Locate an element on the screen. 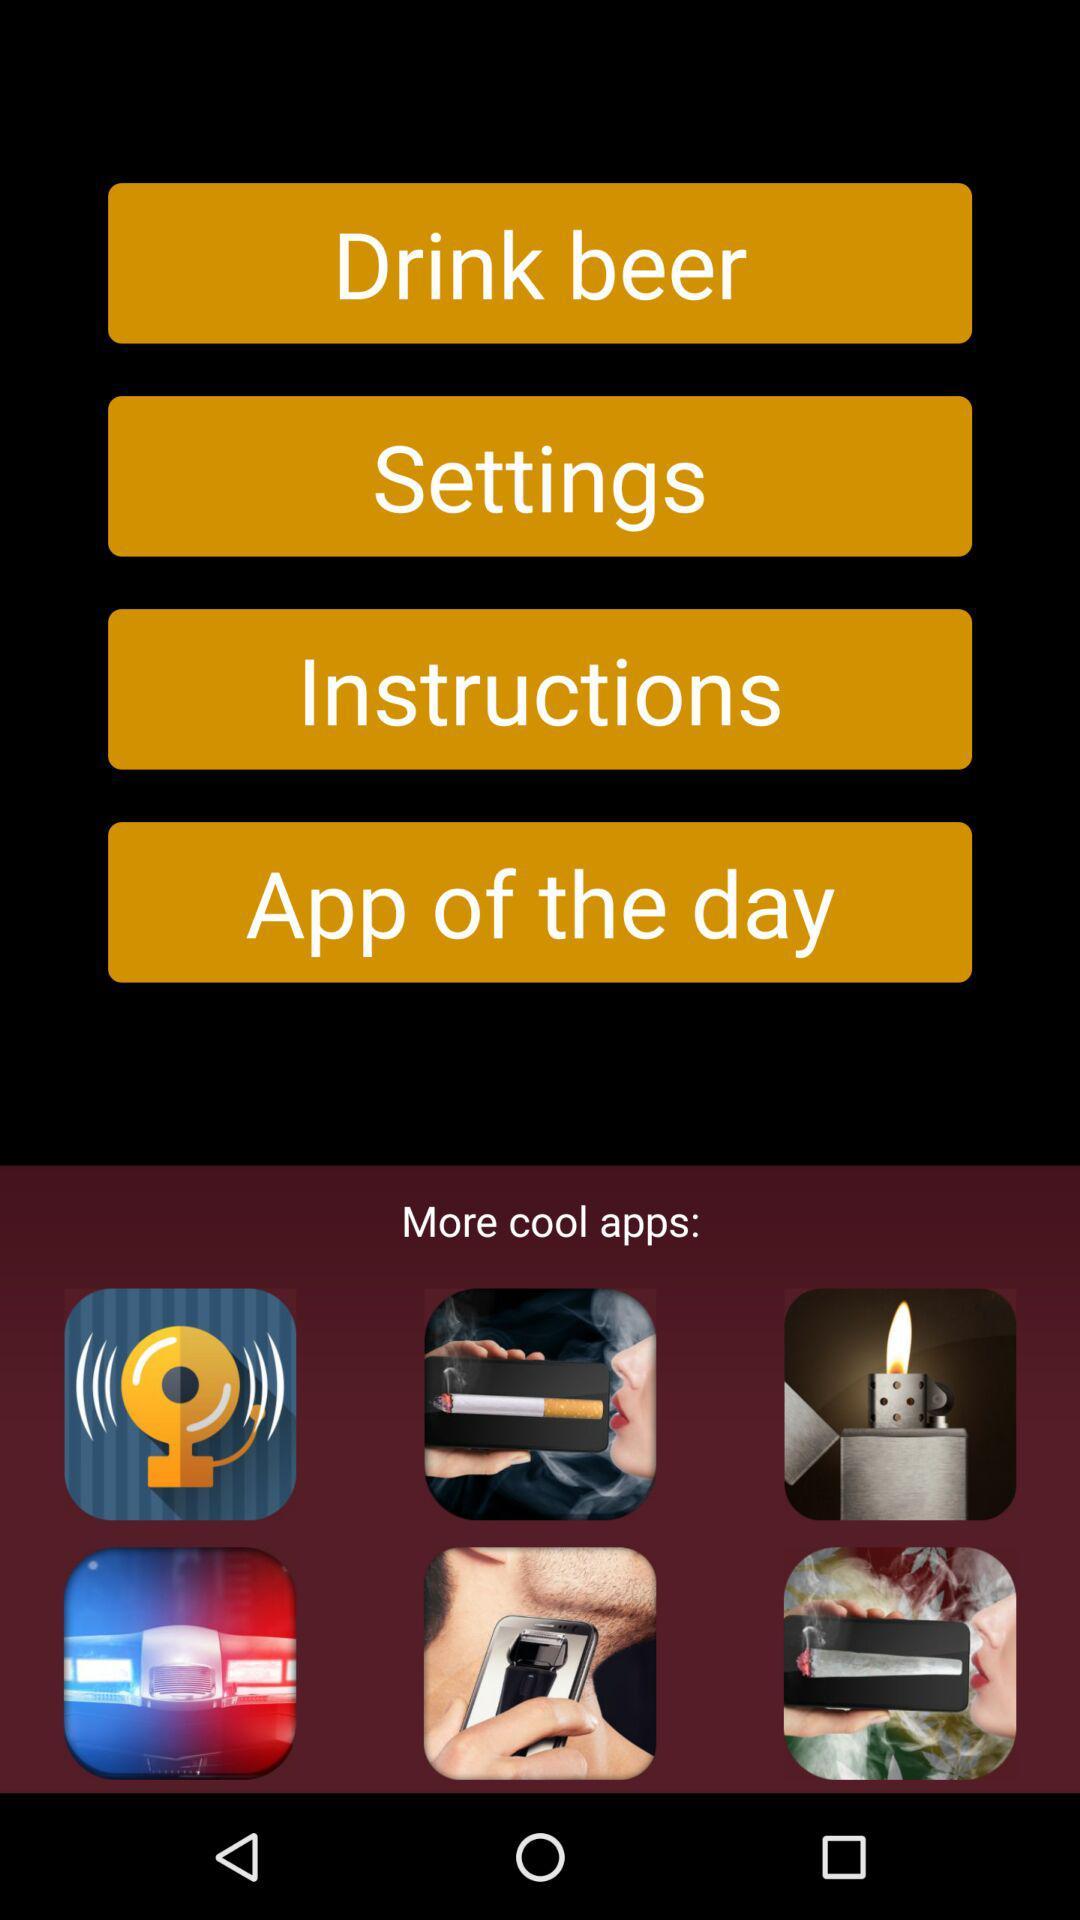 This screenshot has width=1080, height=1920. settings icon is located at coordinates (540, 475).